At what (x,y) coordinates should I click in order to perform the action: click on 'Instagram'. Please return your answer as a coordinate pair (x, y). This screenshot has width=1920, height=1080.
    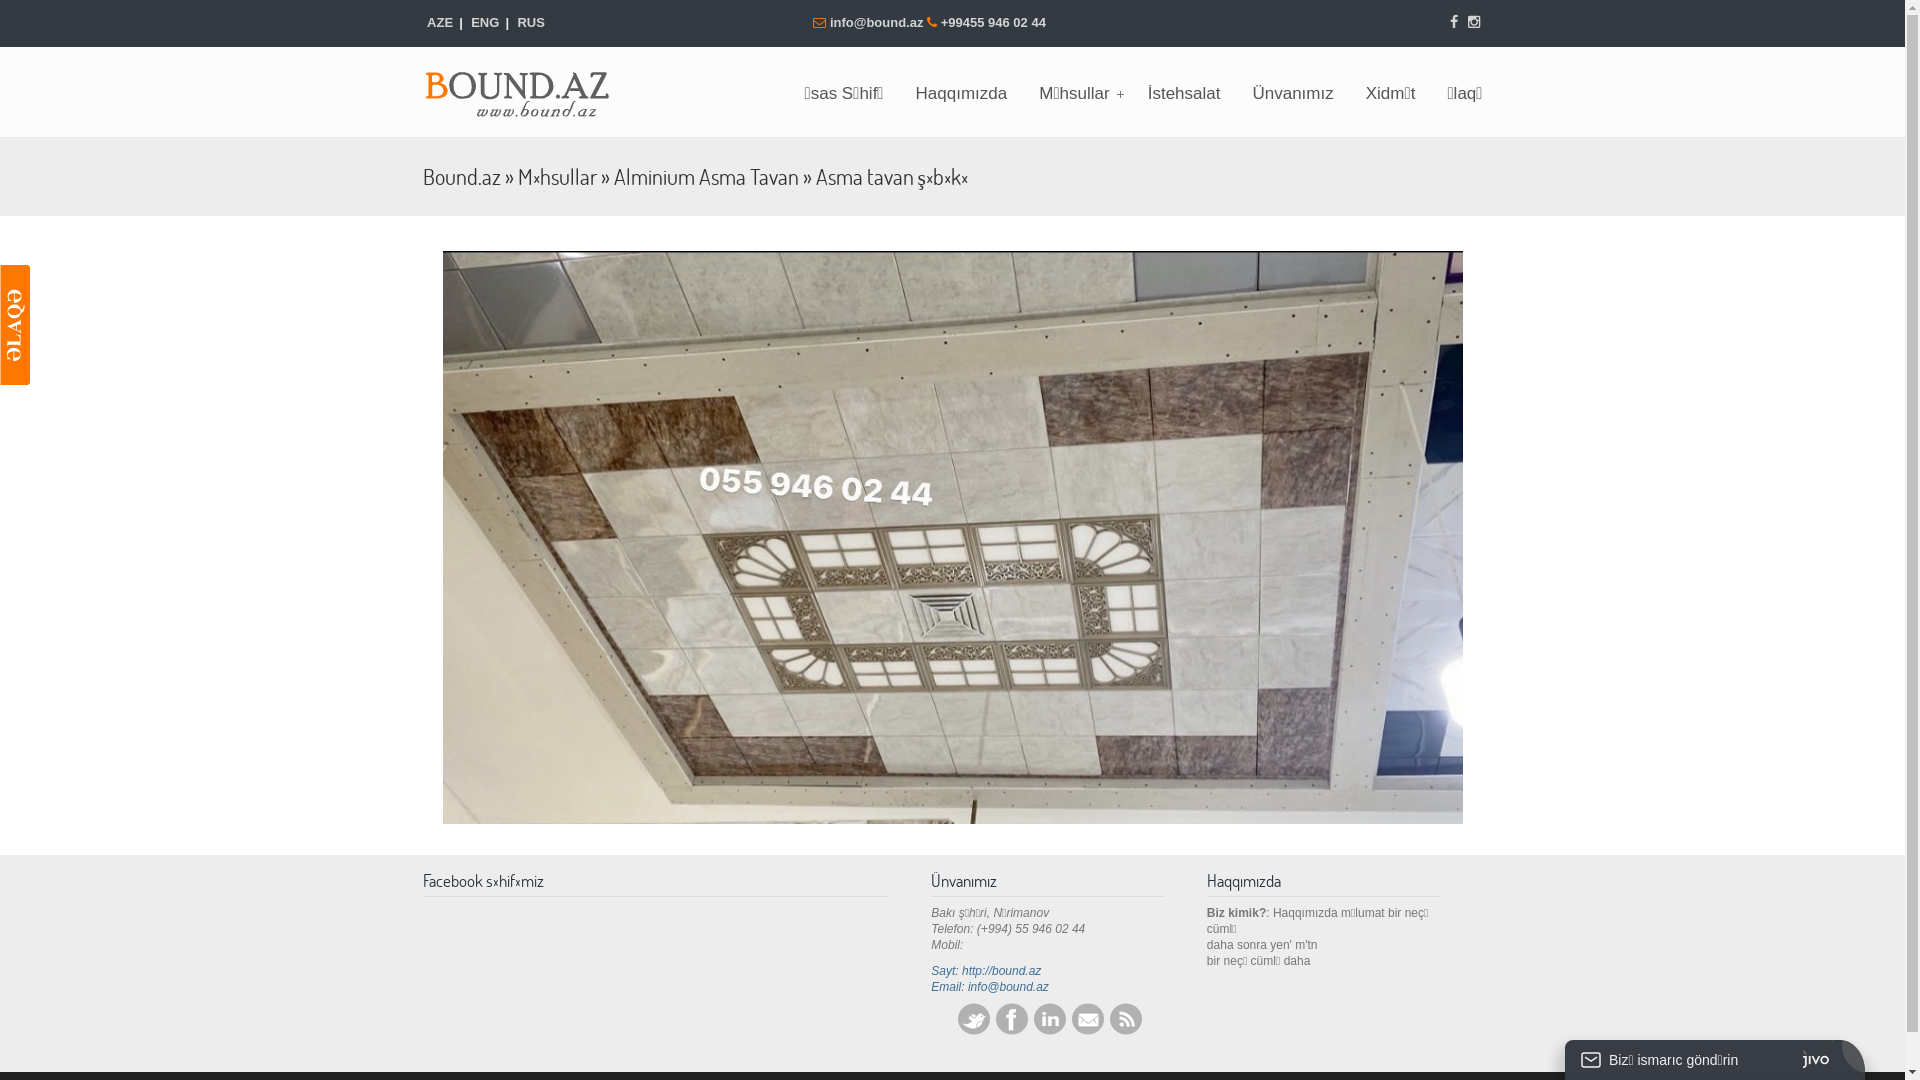
    Looking at the image, I should click on (1473, 22).